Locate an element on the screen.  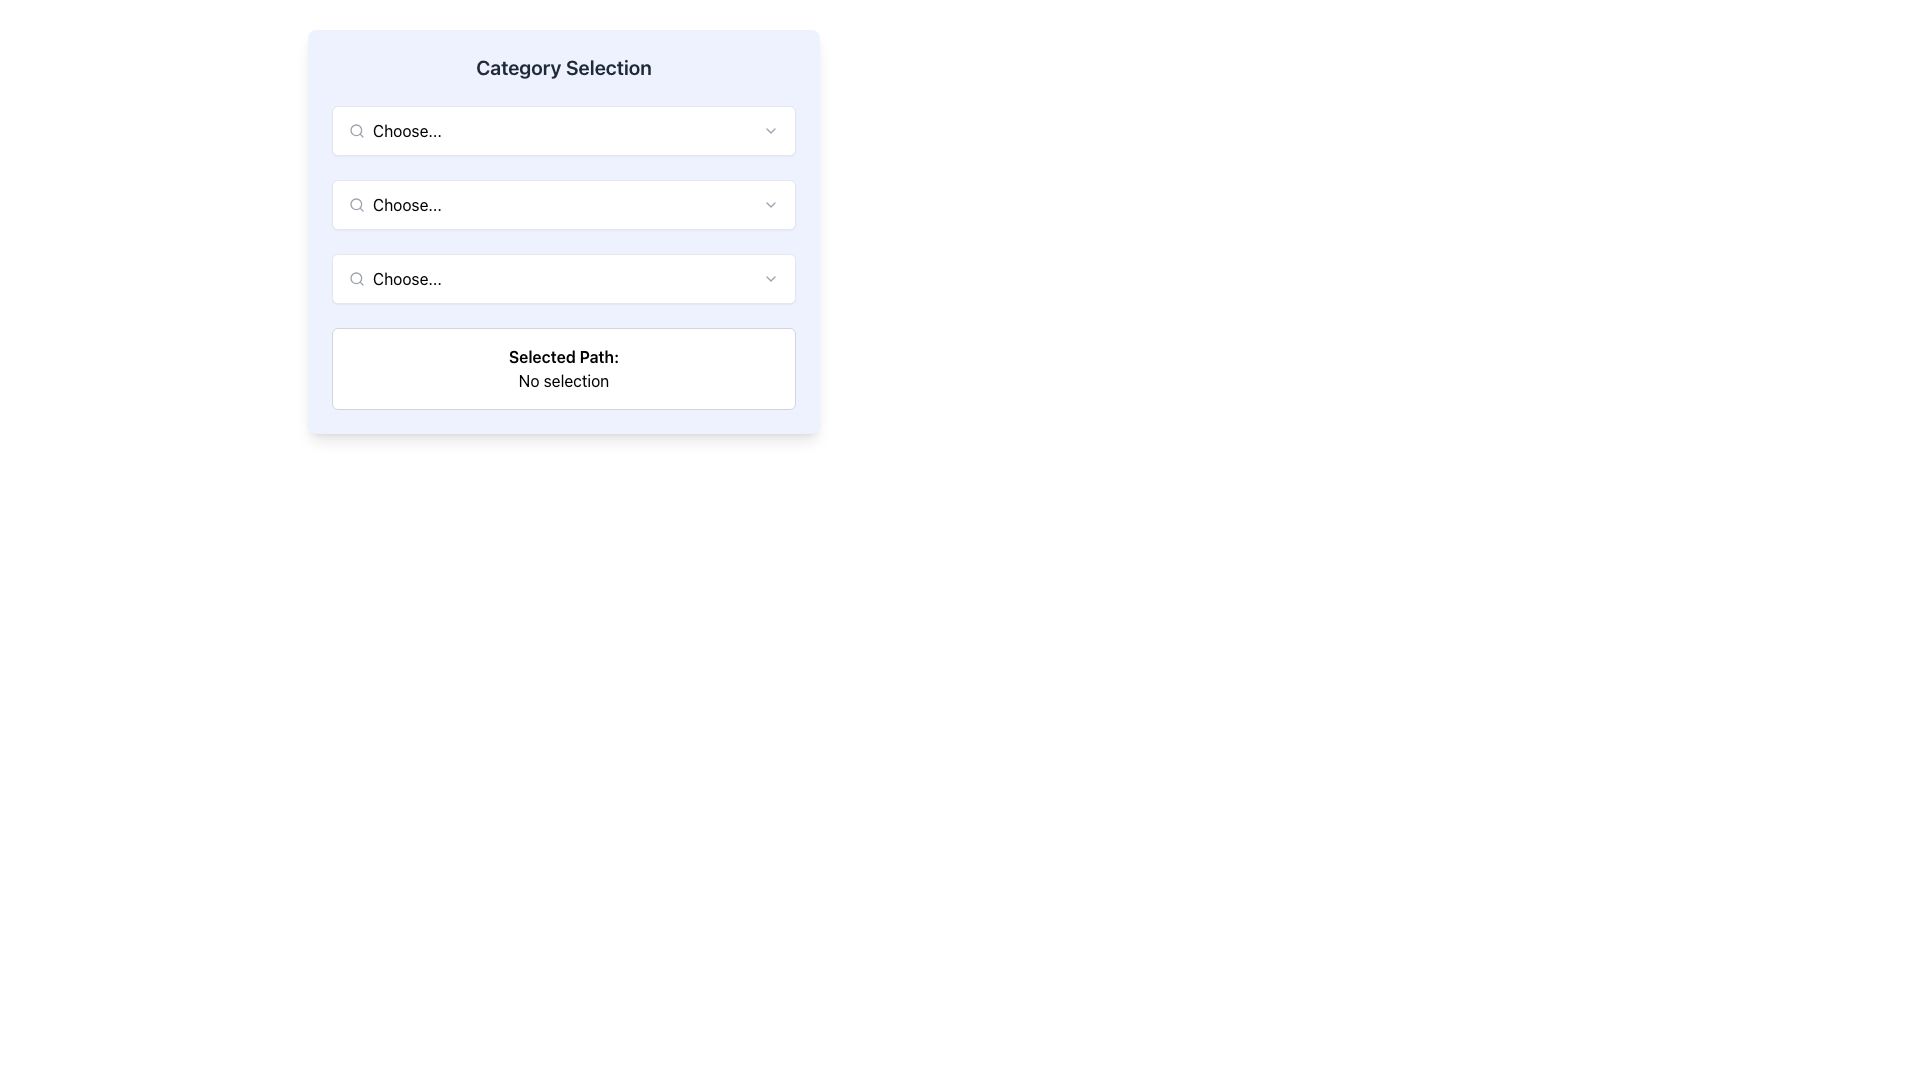
the search icon located at the left end of the third input field, which symbolizes a search action is located at coordinates (356, 278).